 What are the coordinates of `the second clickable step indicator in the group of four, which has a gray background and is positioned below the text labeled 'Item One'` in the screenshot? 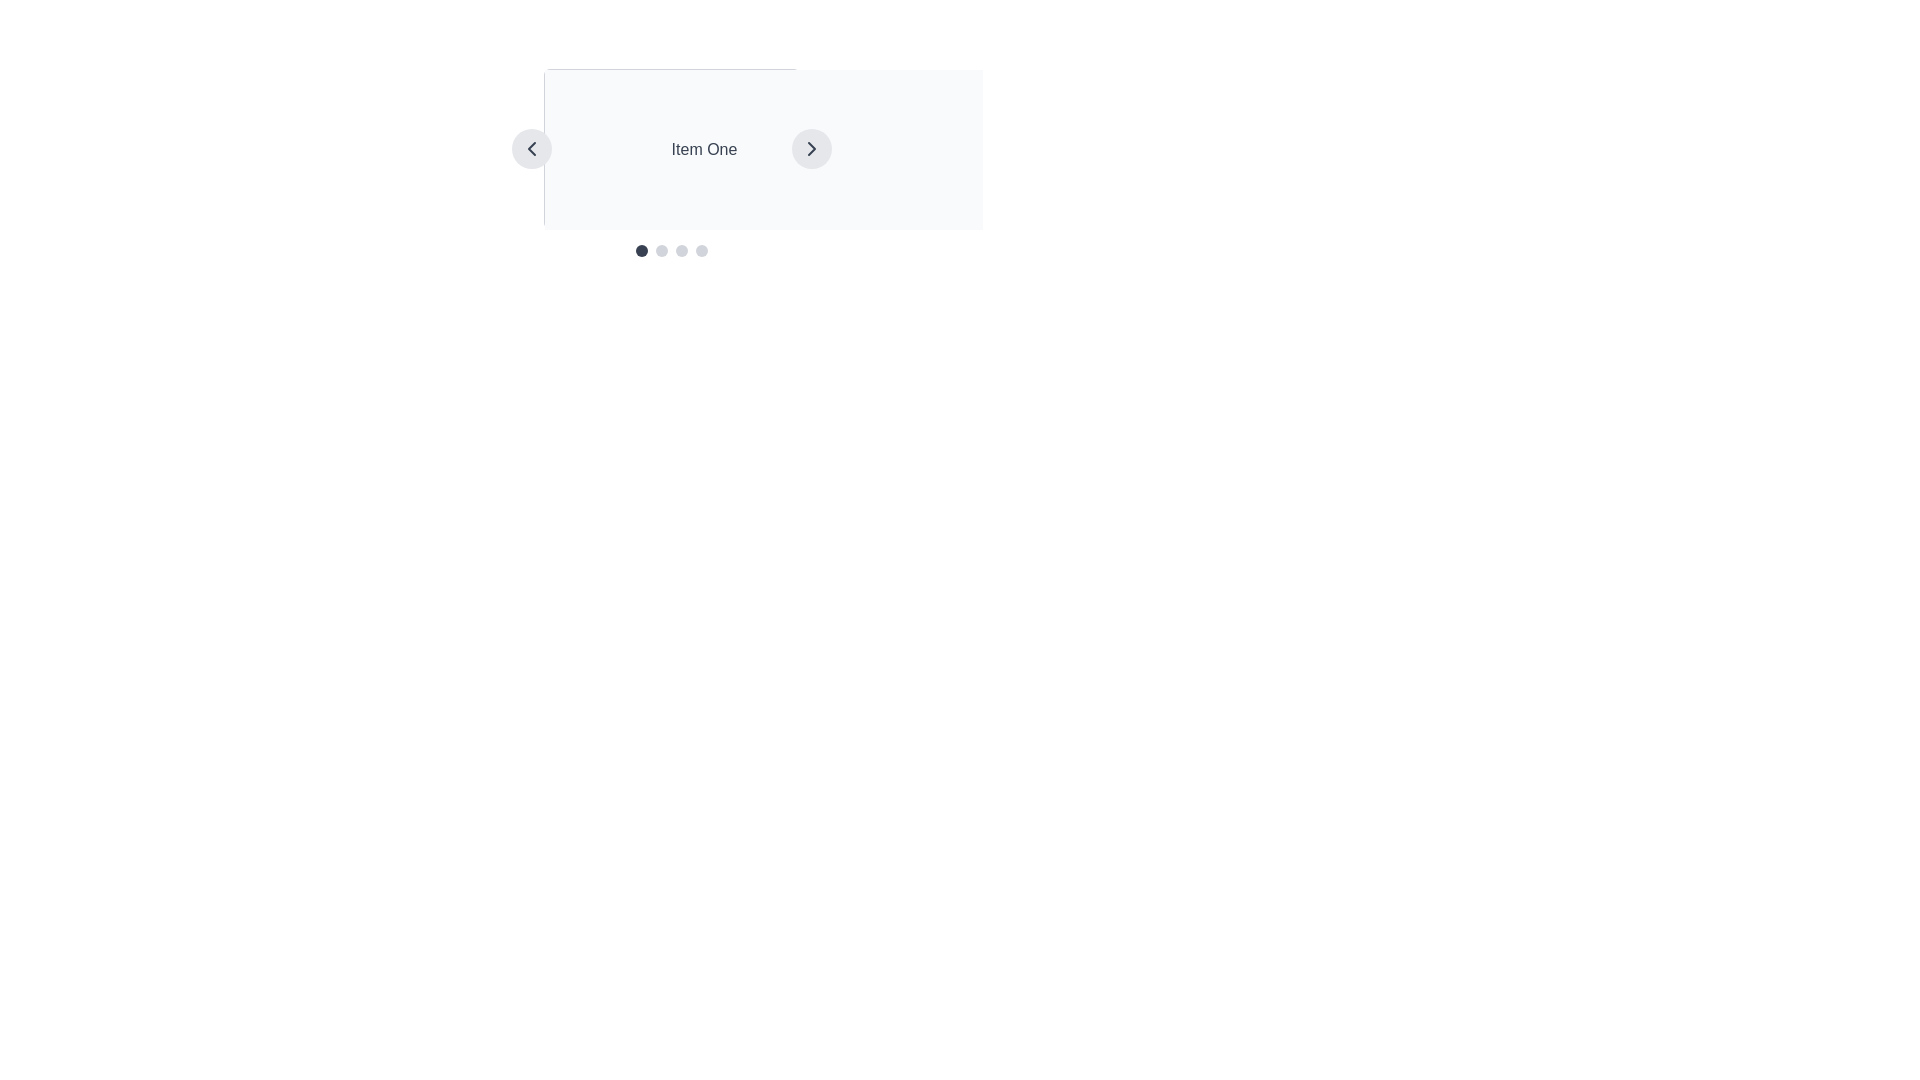 It's located at (661, 249).